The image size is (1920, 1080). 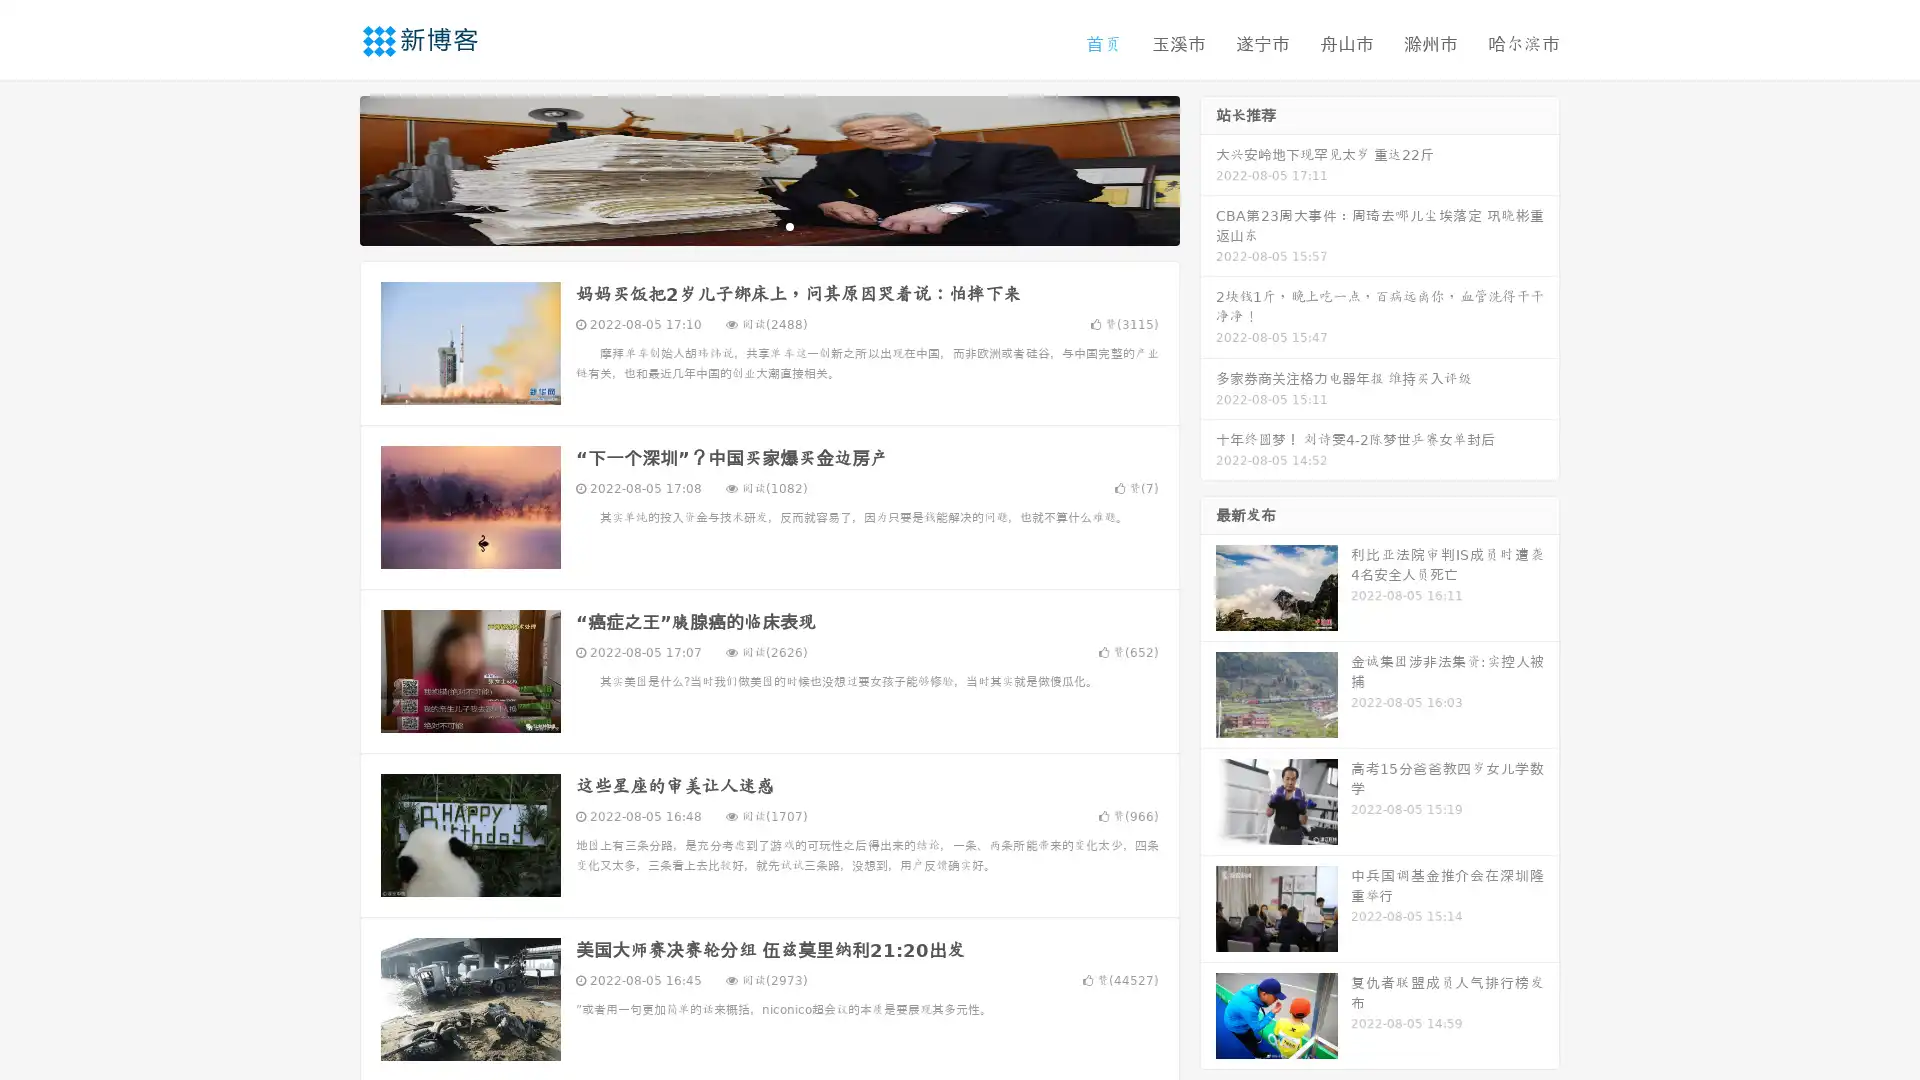 What do you see at coordinates (330, 168) in the screenshot?
I see `Previous slide` at bounding box center [330, 168].